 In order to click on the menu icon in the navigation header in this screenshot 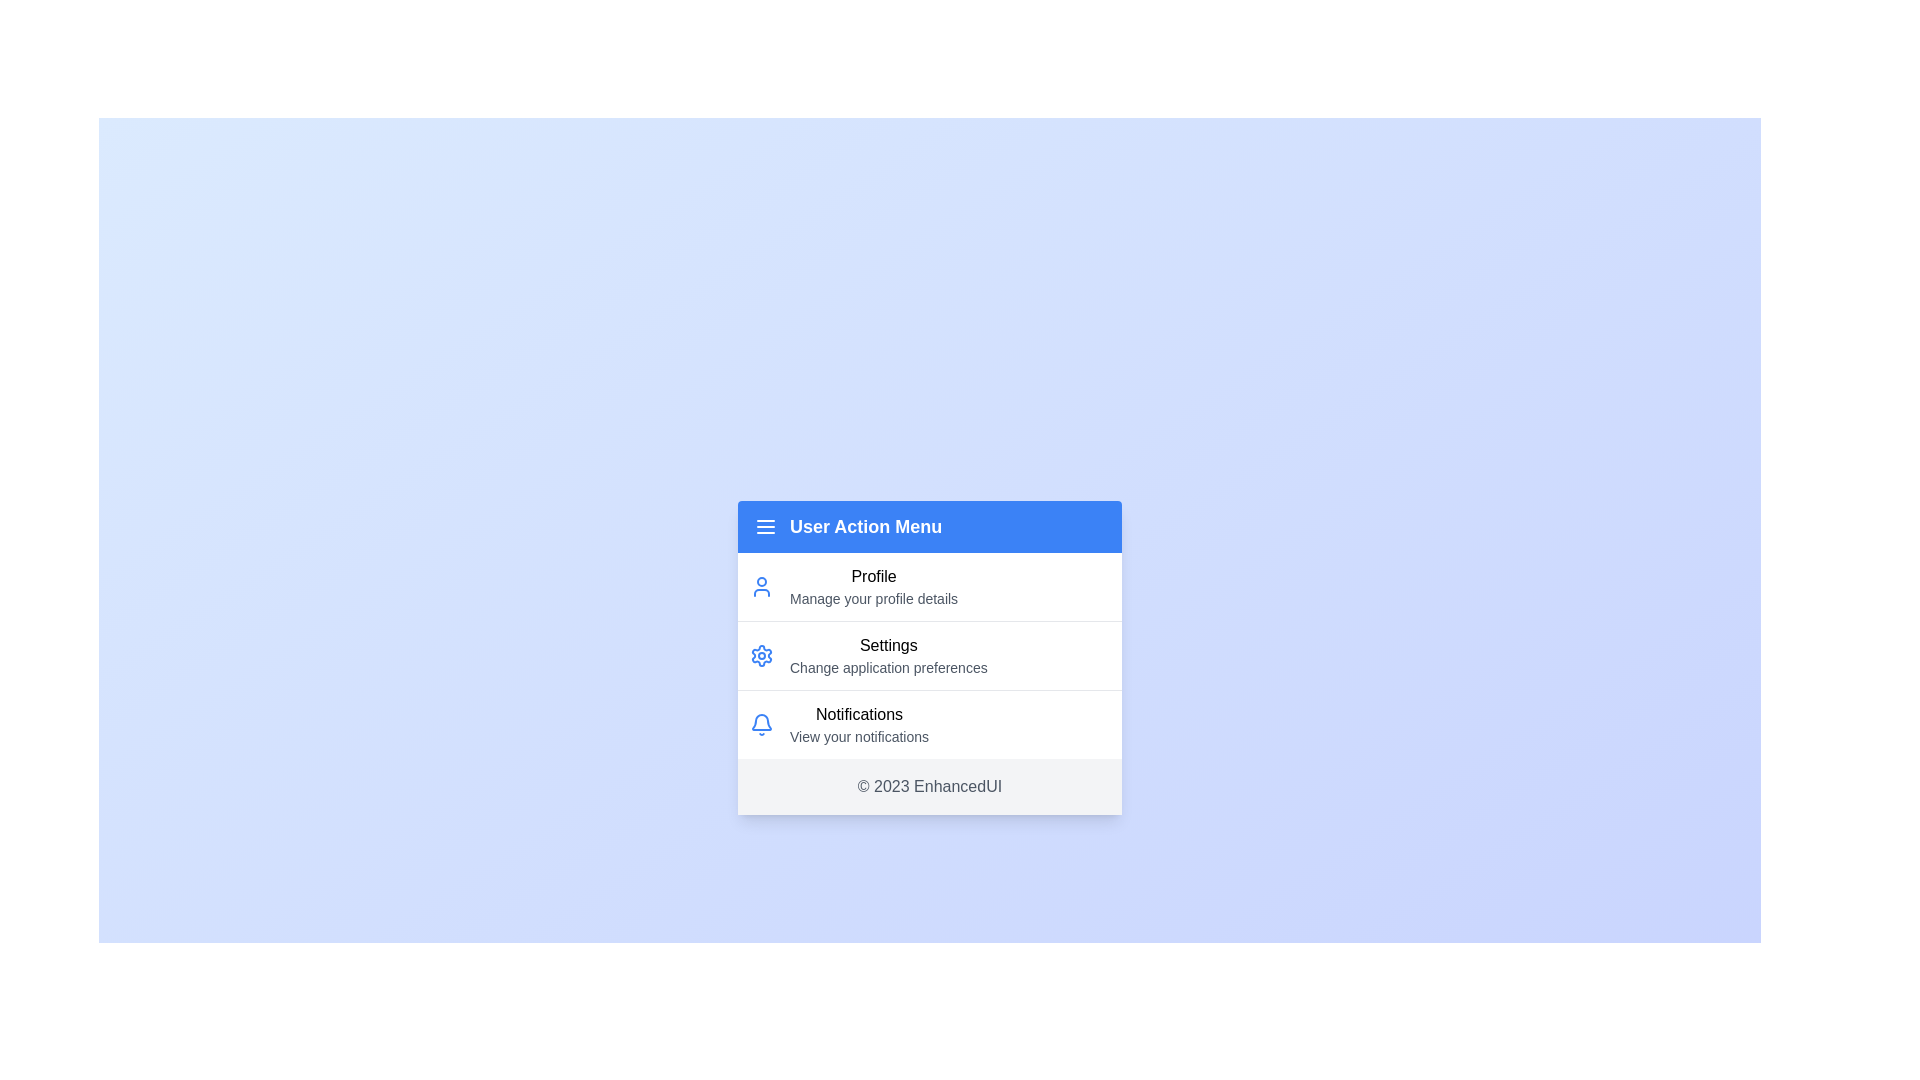, I will do `click(765, 526)`.